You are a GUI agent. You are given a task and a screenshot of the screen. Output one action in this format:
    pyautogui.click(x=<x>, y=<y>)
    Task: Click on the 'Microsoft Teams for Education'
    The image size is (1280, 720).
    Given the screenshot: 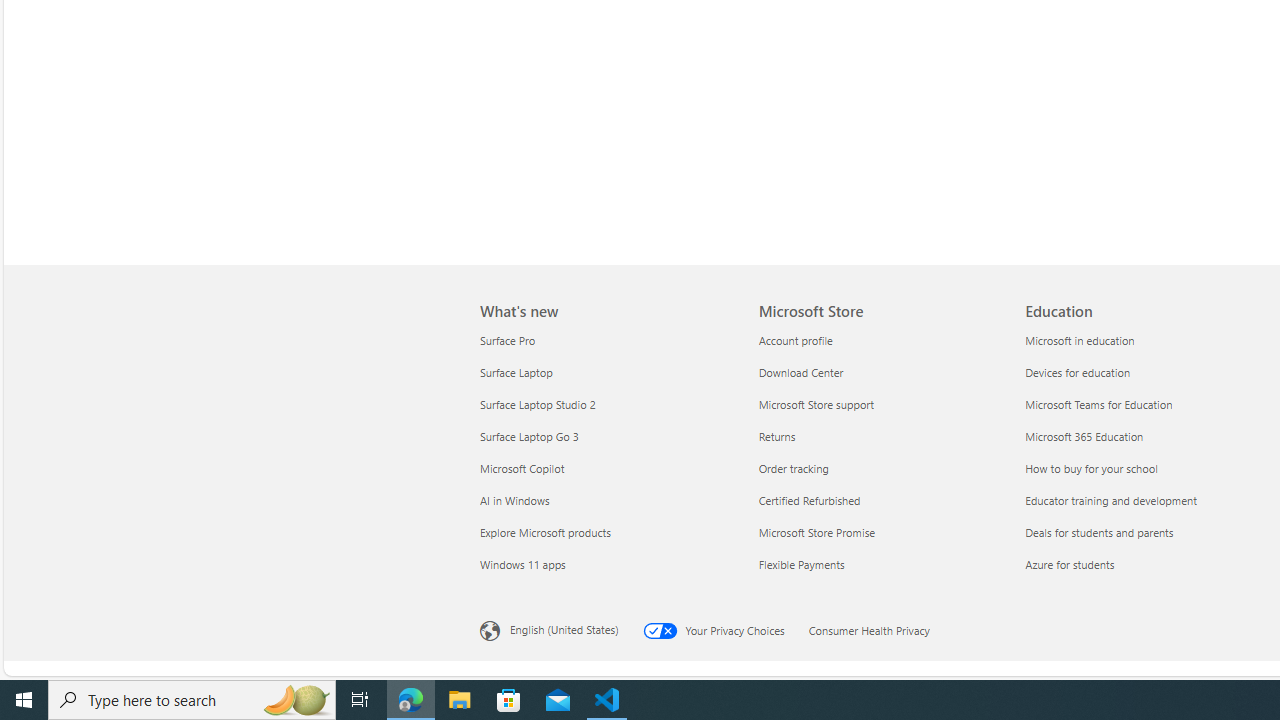 What is the action you would take?
    pyautogui.click(x=1146, y=404)
    